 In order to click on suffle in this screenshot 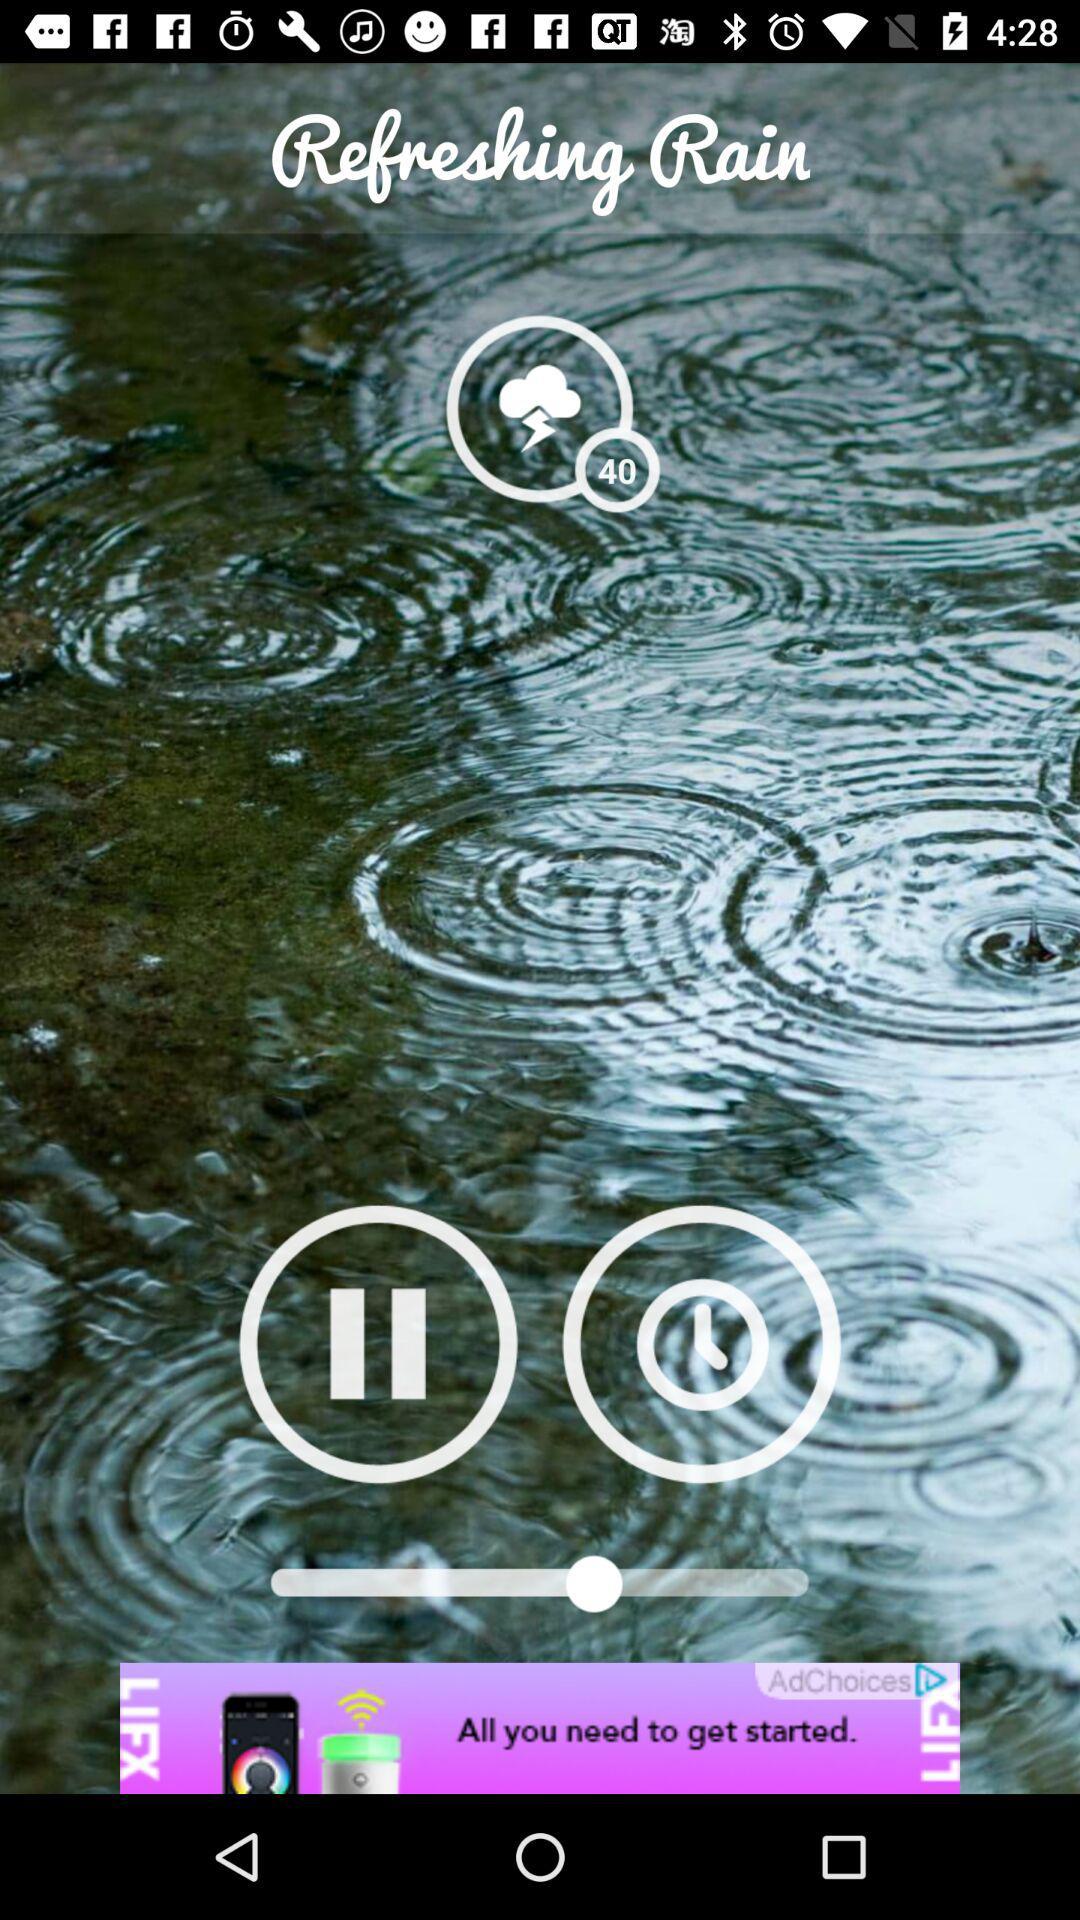, I will do `click(700, 1343)`.